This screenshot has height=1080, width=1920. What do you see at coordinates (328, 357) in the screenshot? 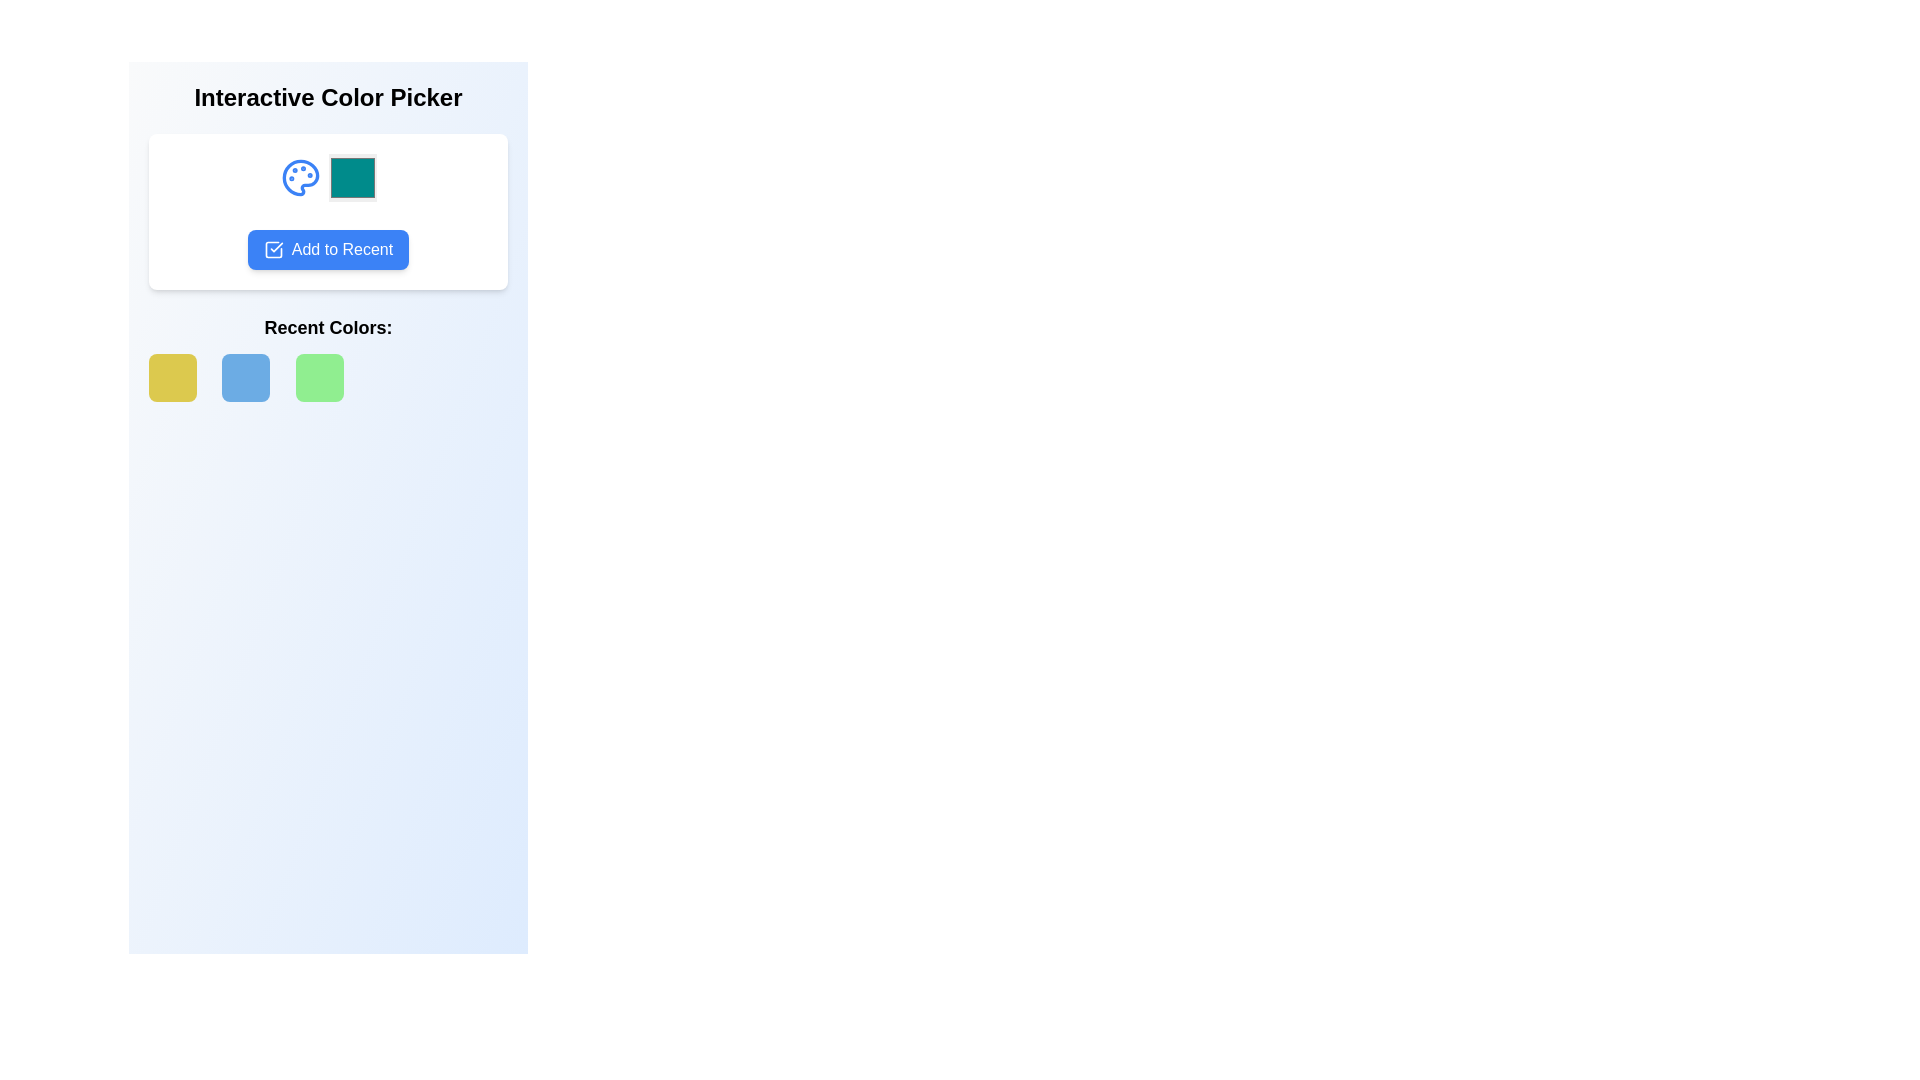
I see `the third green square box with rounded corners located below the heading 'Recent Colors:'` at bounding box center [328, 357].